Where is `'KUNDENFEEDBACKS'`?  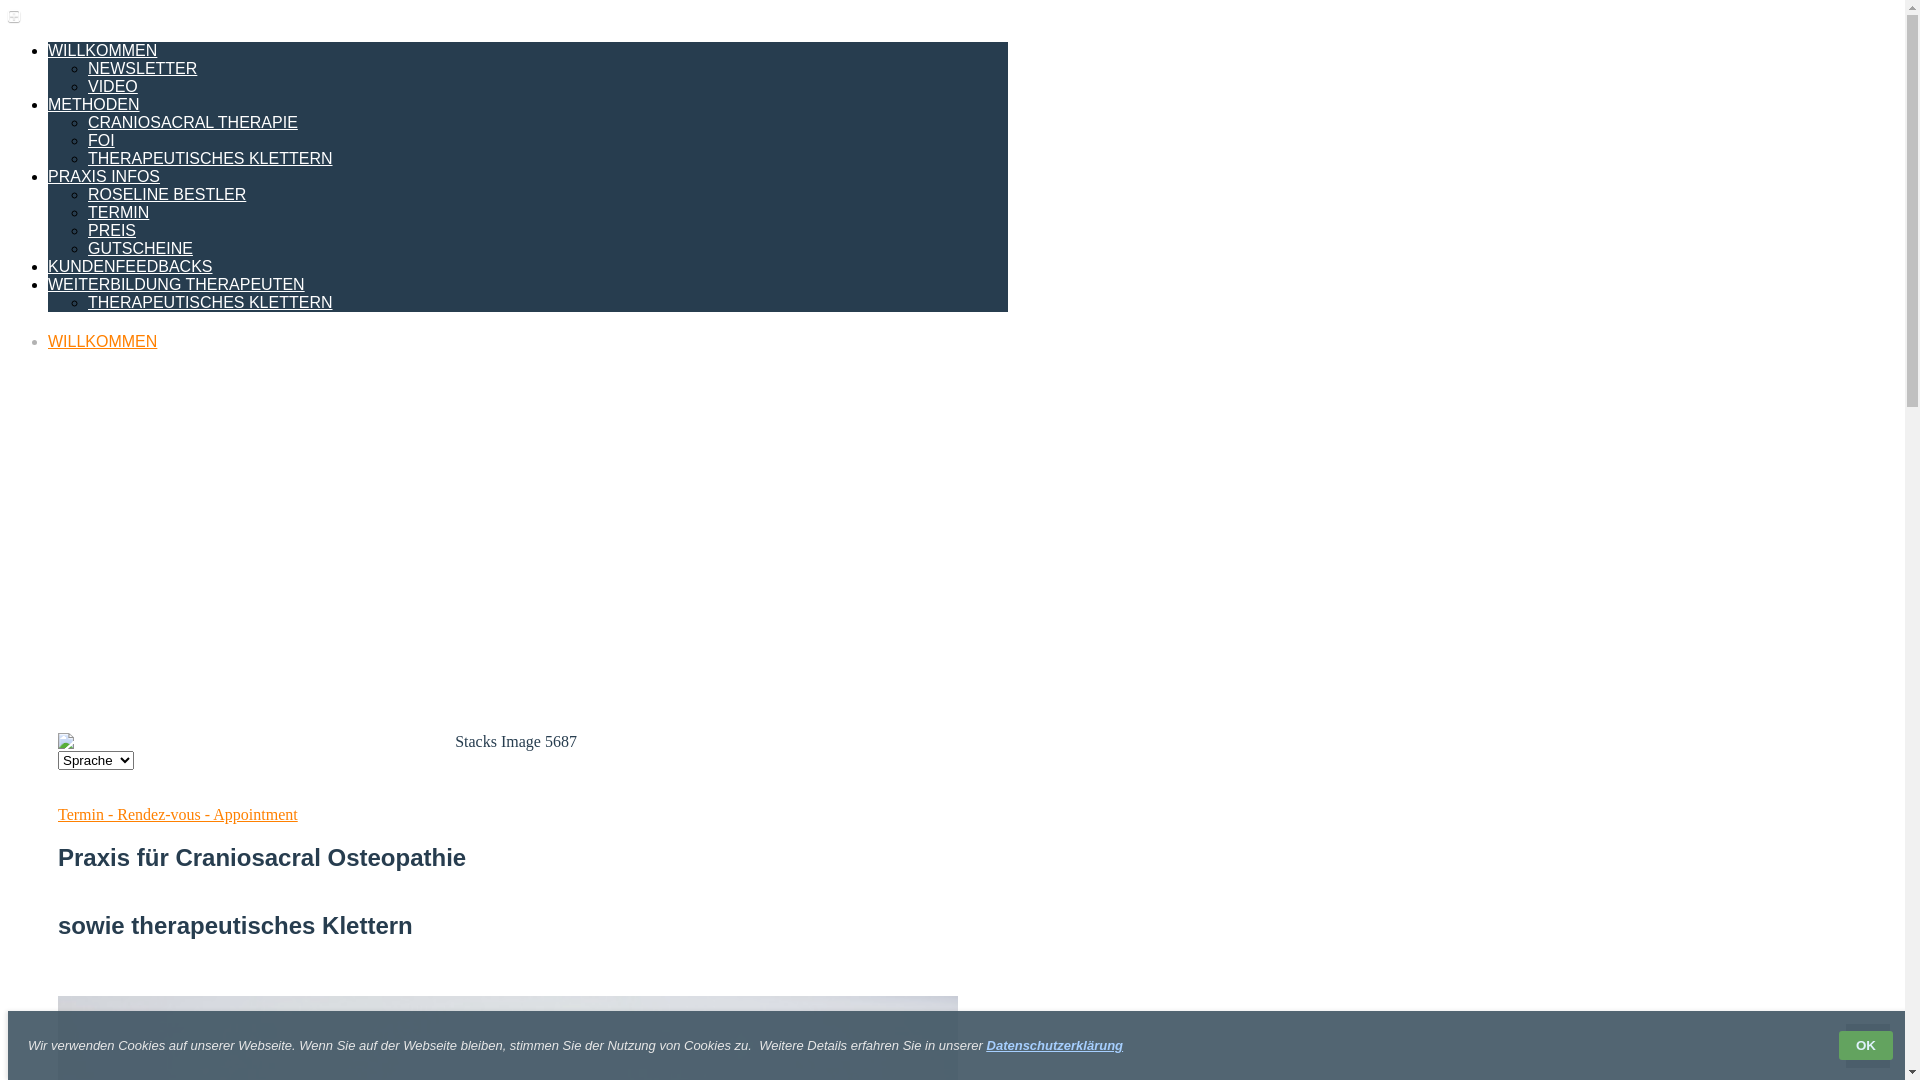
'KUNDENFEEDBACKS' is located at coordinates (128, 265).